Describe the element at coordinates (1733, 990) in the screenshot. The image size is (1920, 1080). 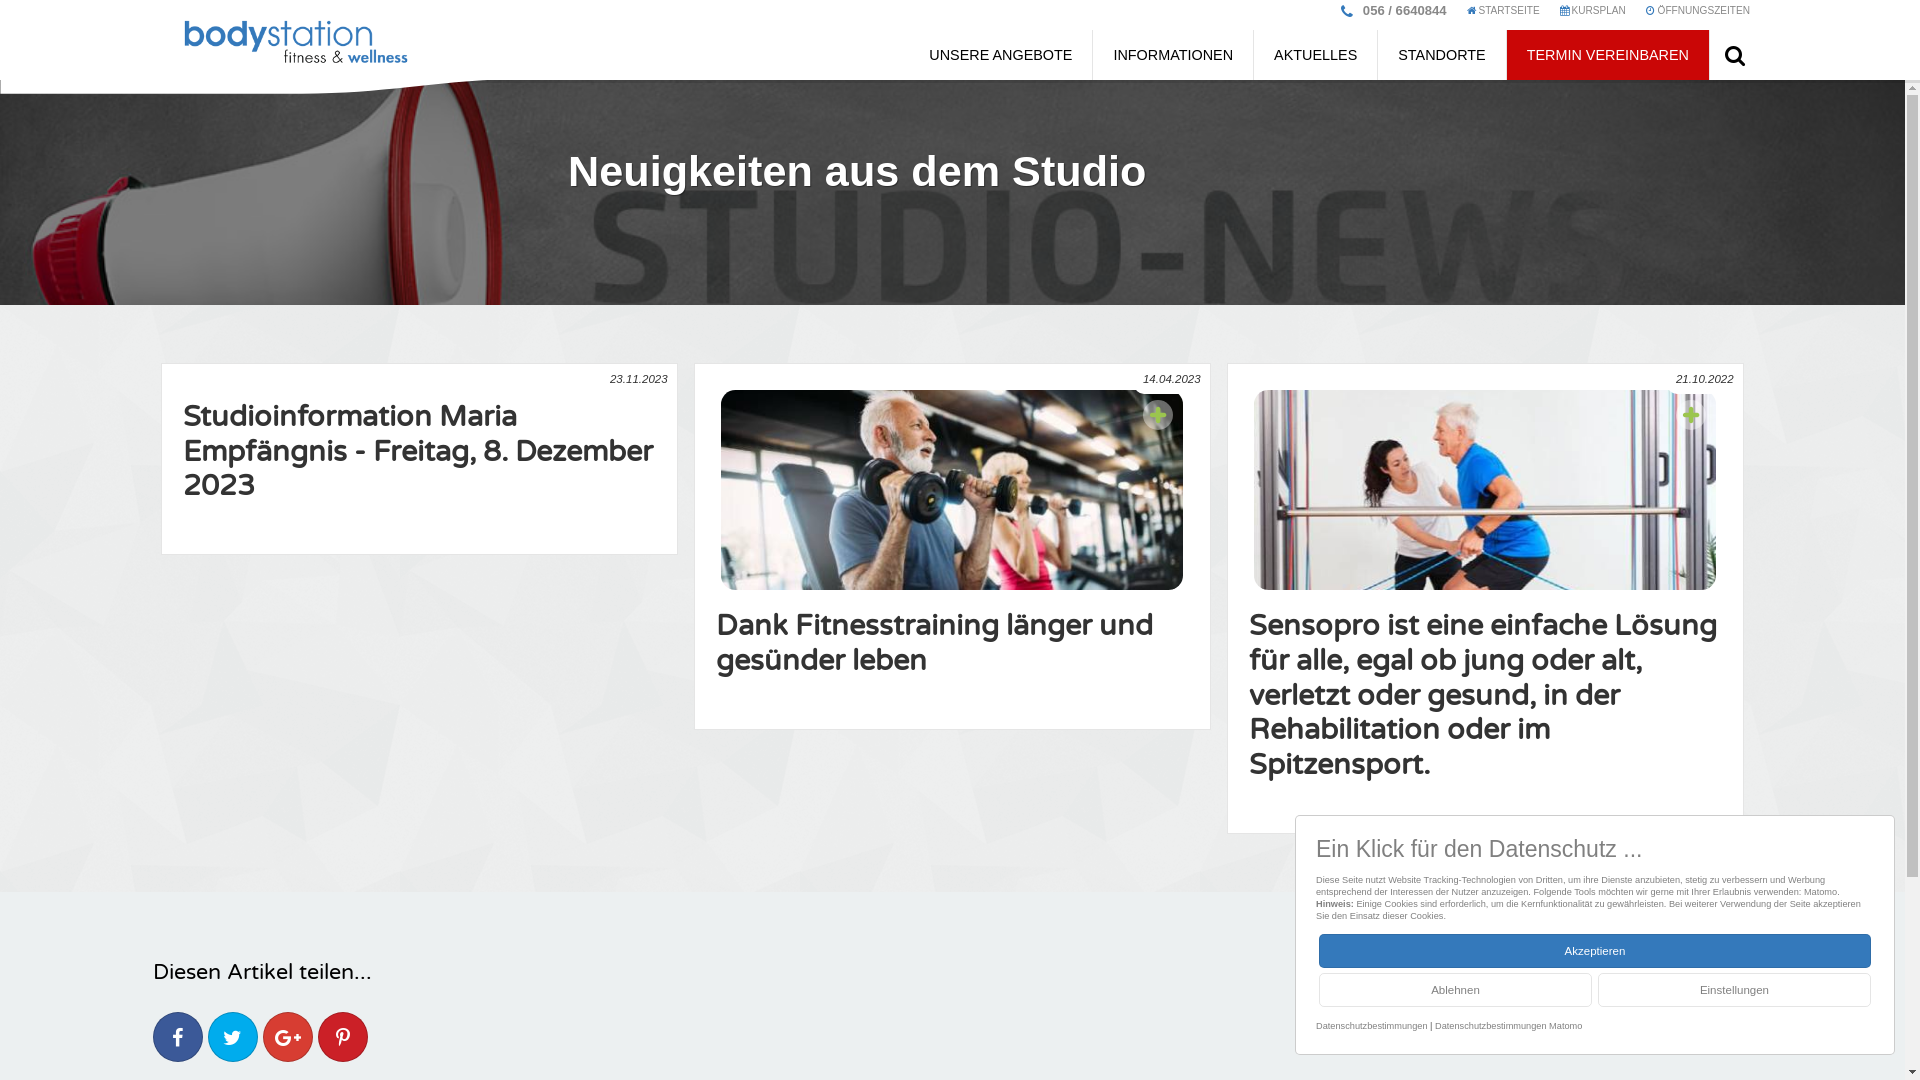
I see `'Einstellungen'` at that location.